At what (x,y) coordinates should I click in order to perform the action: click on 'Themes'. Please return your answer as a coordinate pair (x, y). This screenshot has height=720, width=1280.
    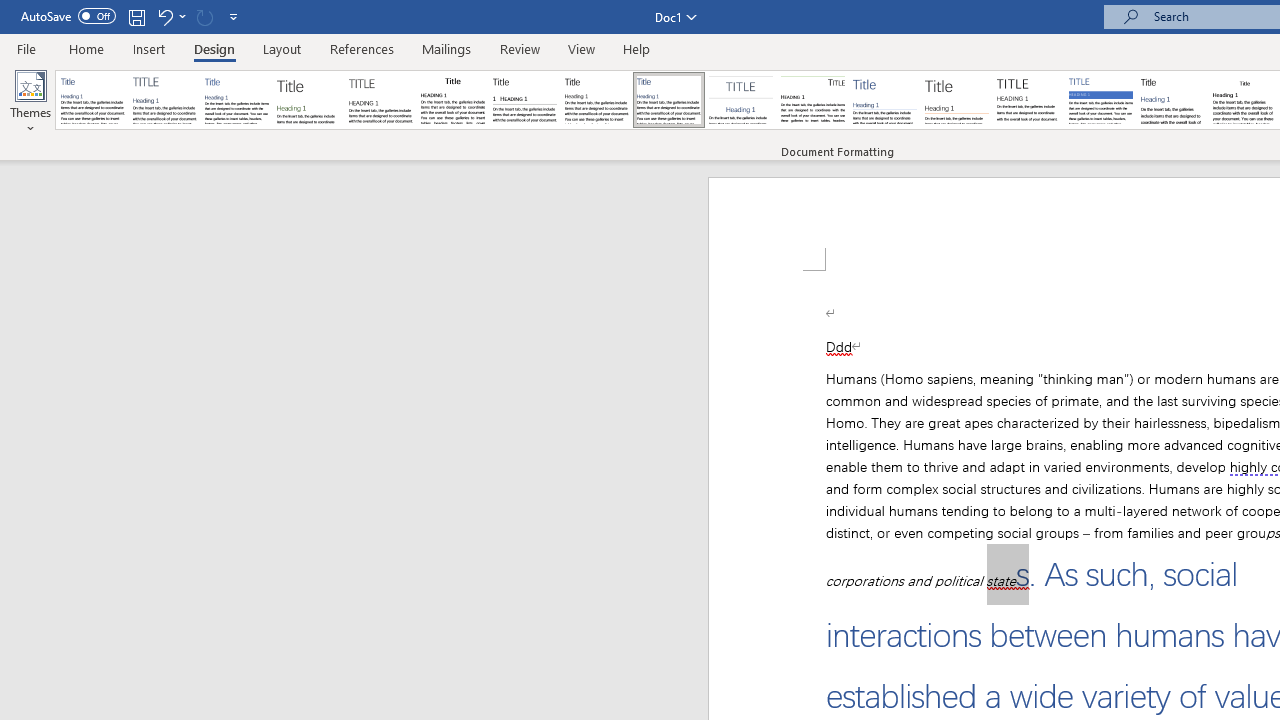
    Looking at the image, I should click on (30, 103).